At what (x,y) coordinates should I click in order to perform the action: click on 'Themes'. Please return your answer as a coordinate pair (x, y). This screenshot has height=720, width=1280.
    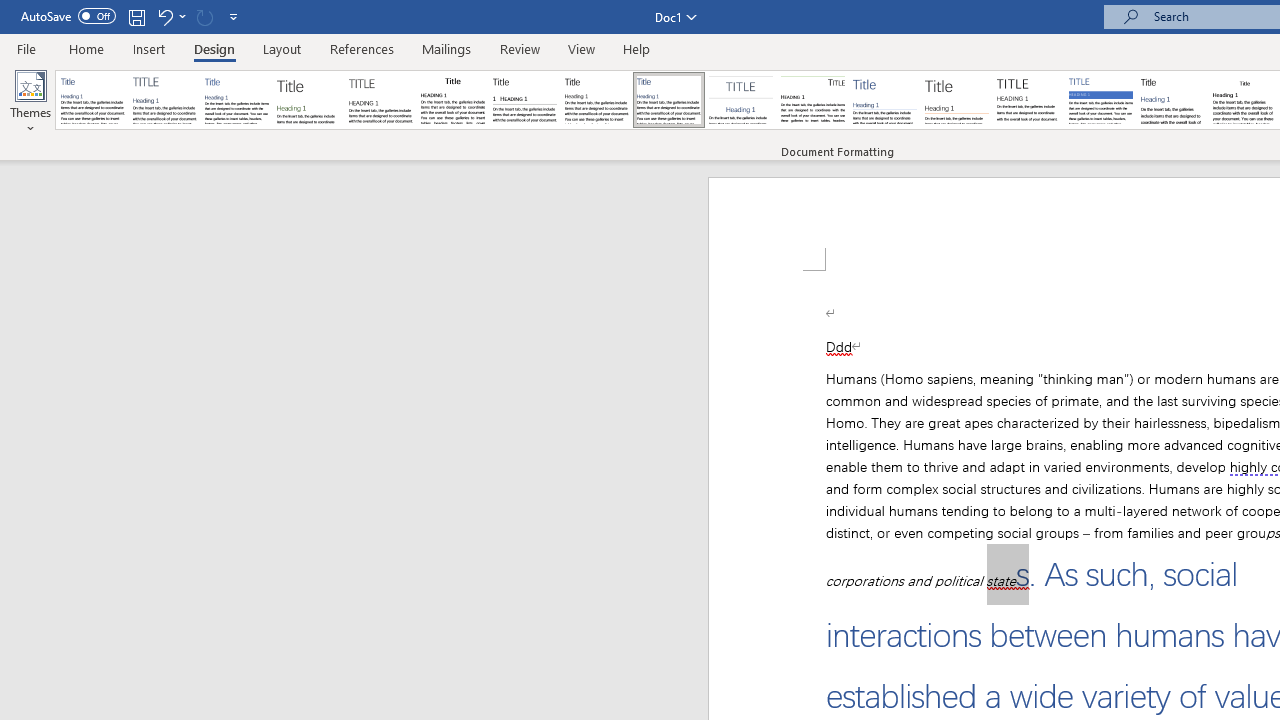
    Looking at the image, I should click on (30, 103).